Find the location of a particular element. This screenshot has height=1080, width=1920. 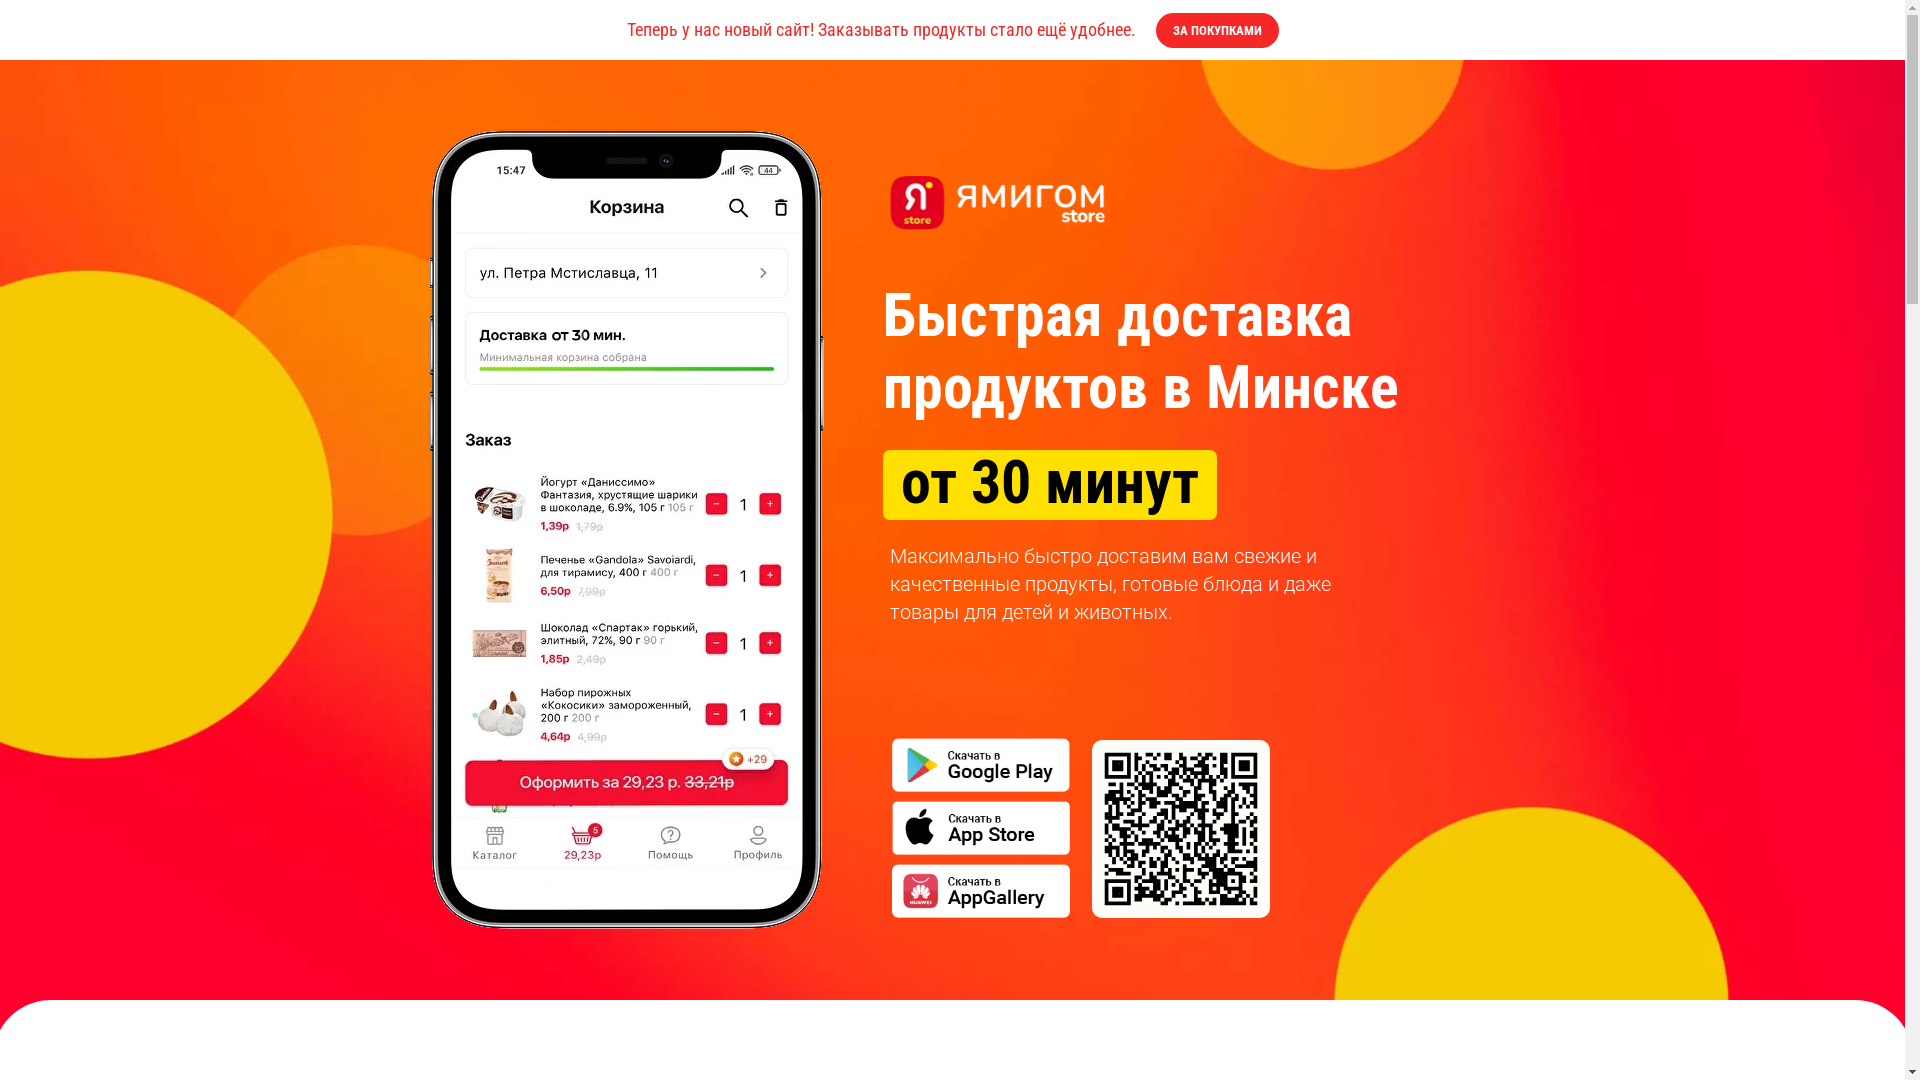

'Close' is located at coordinates (1872, 29).